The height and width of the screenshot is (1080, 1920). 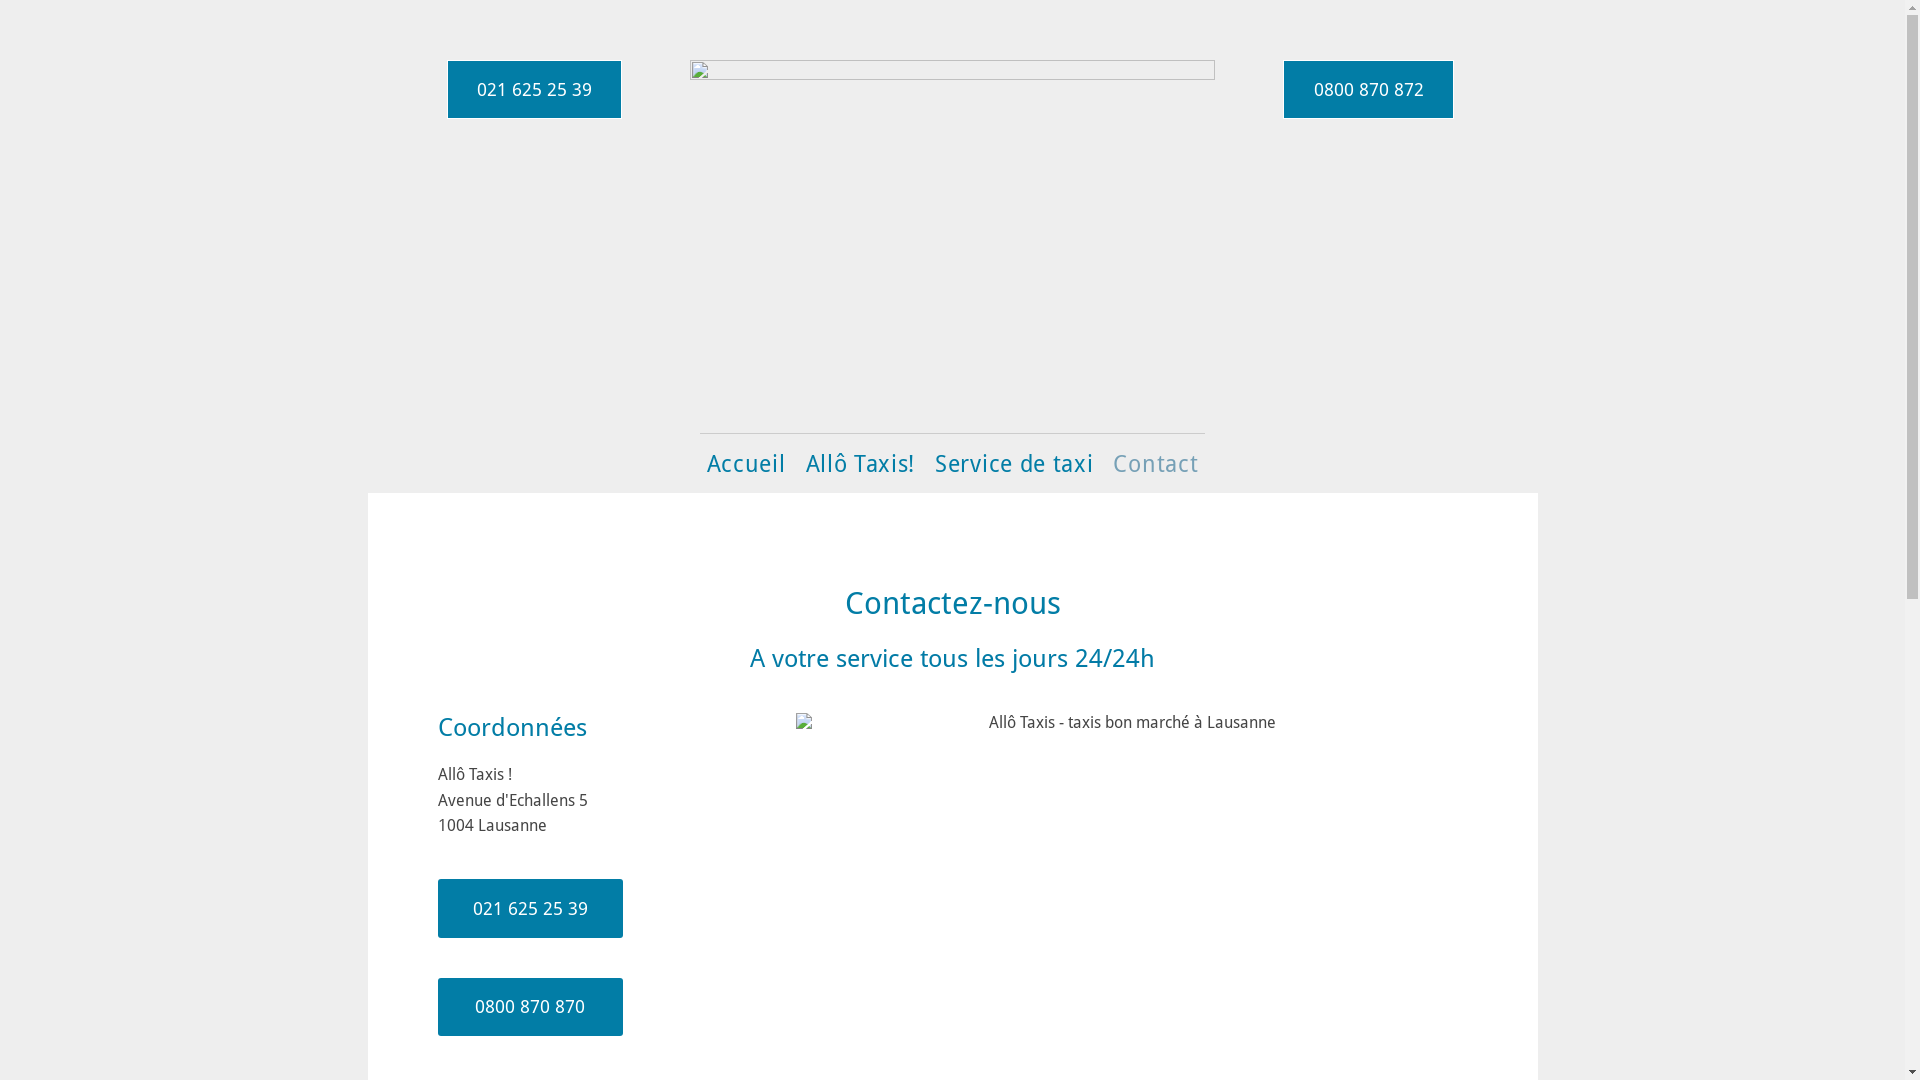 I want to click on 'Accueil', so click(x=745, y=464).